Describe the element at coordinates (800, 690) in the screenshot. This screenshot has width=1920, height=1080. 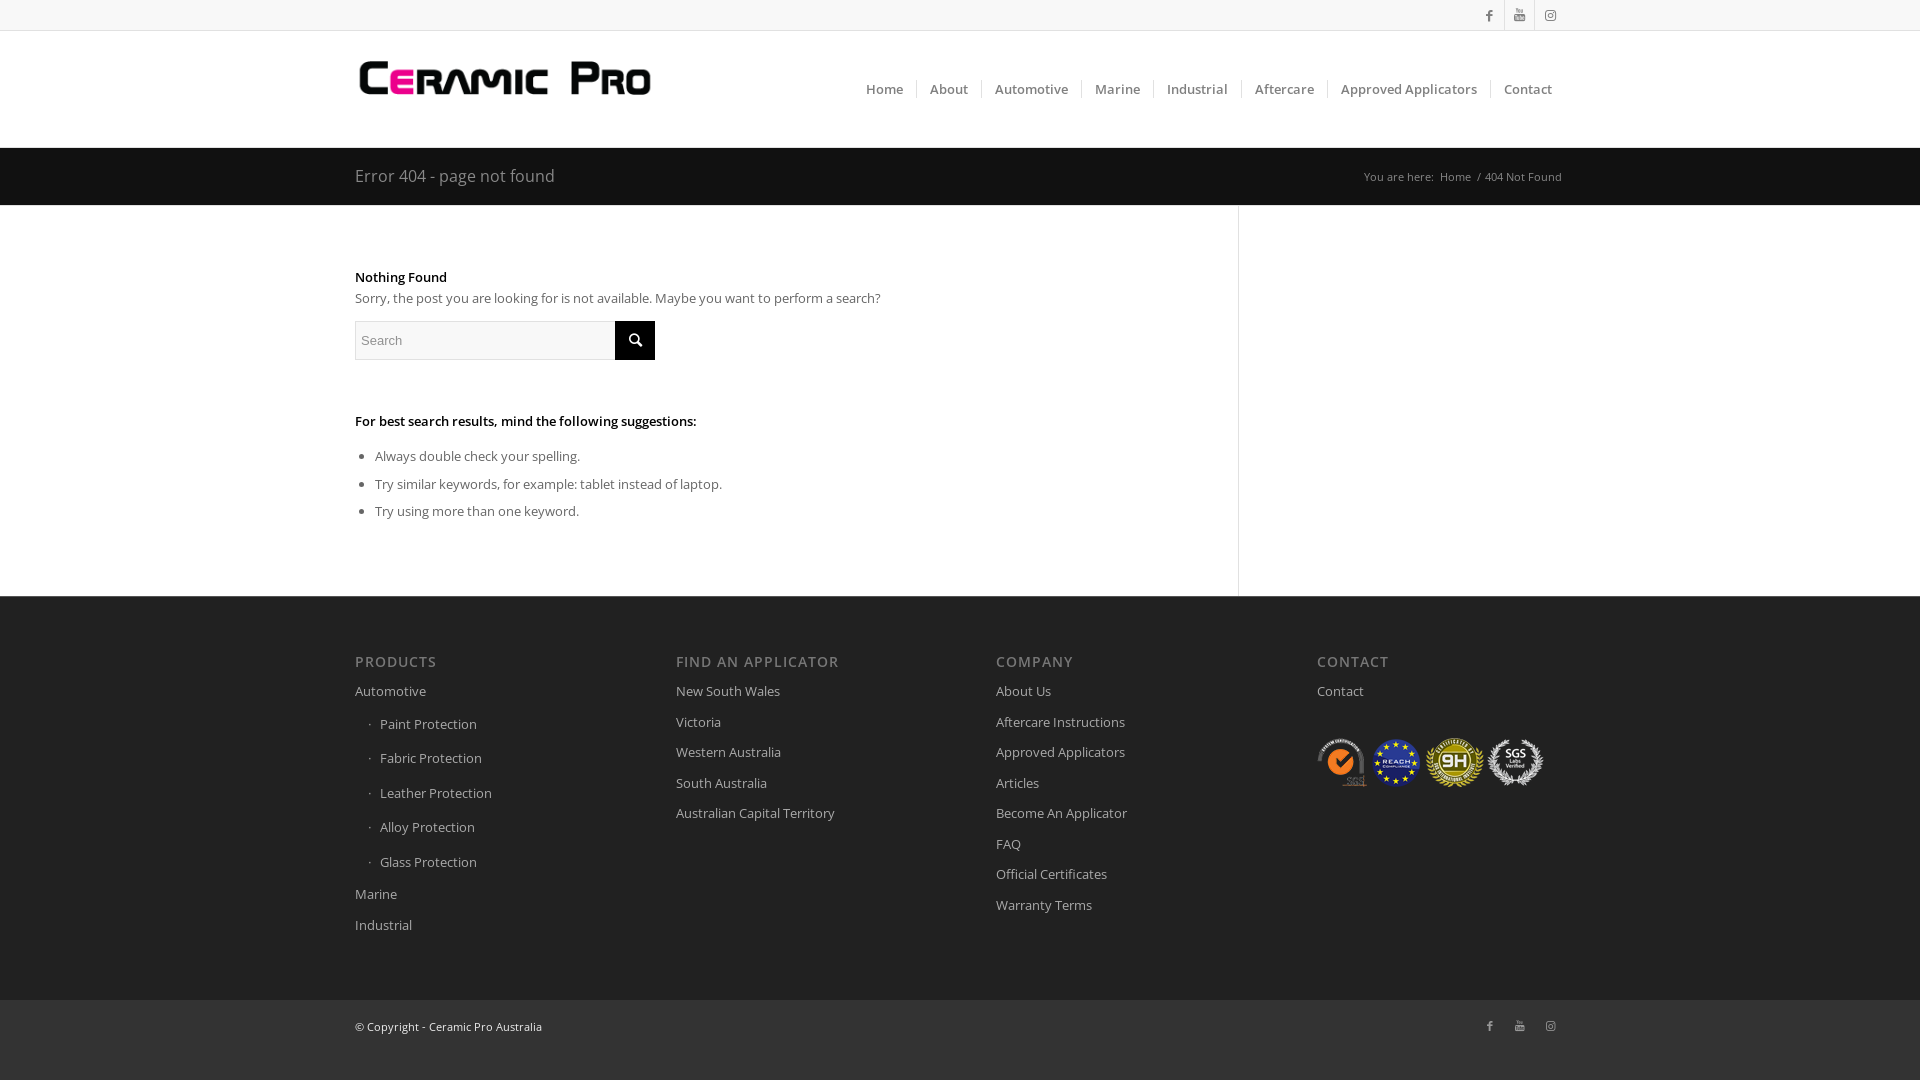
I see `'New South Wales'` at that location.